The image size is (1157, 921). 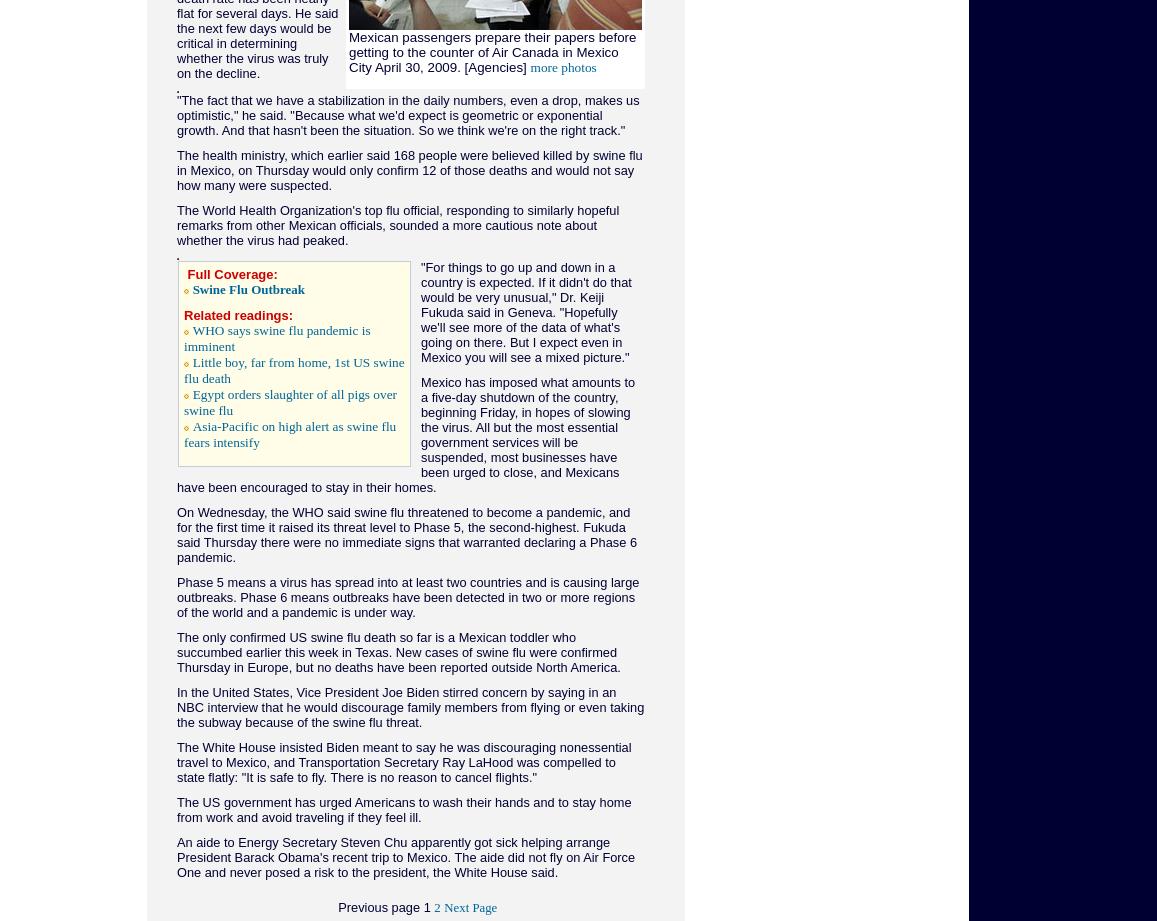 I want to click on 'Asia-Pacific on high alert as swine flu fears intensify', so click(x=288, y=434).